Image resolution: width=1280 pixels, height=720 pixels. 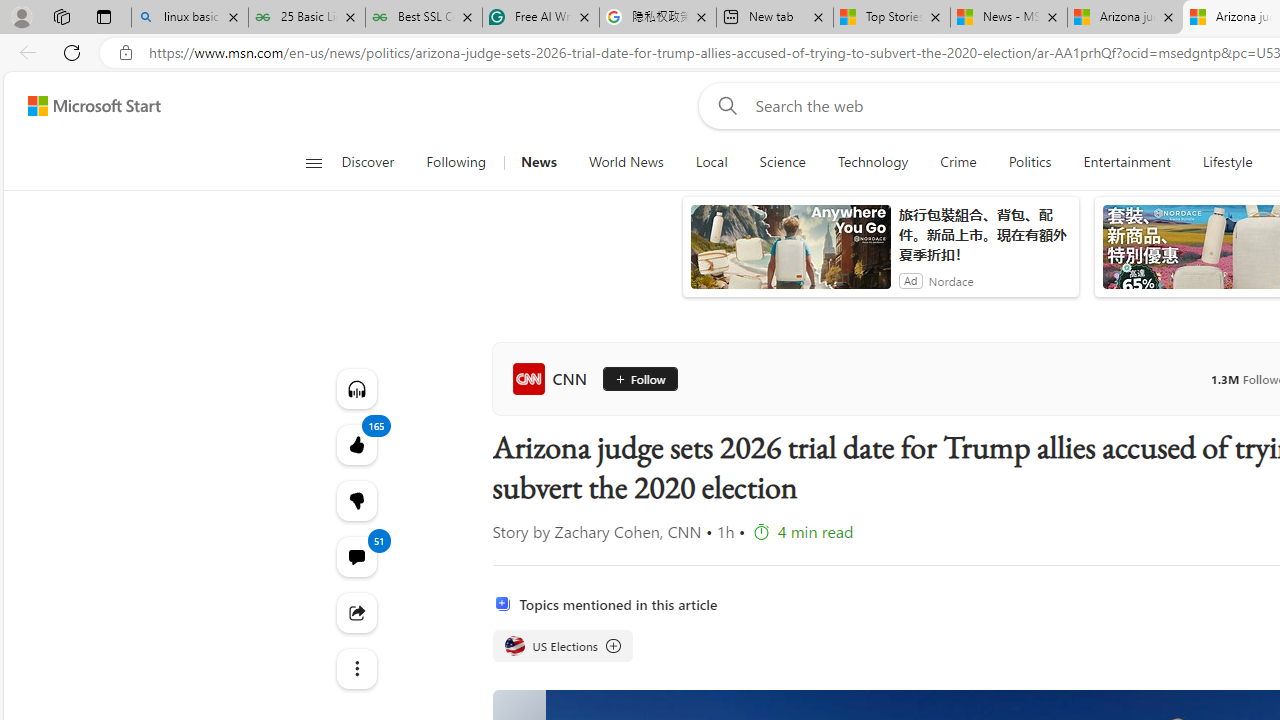 I want to click on 'View comments 51 Comment', so click(x=356, y=556).